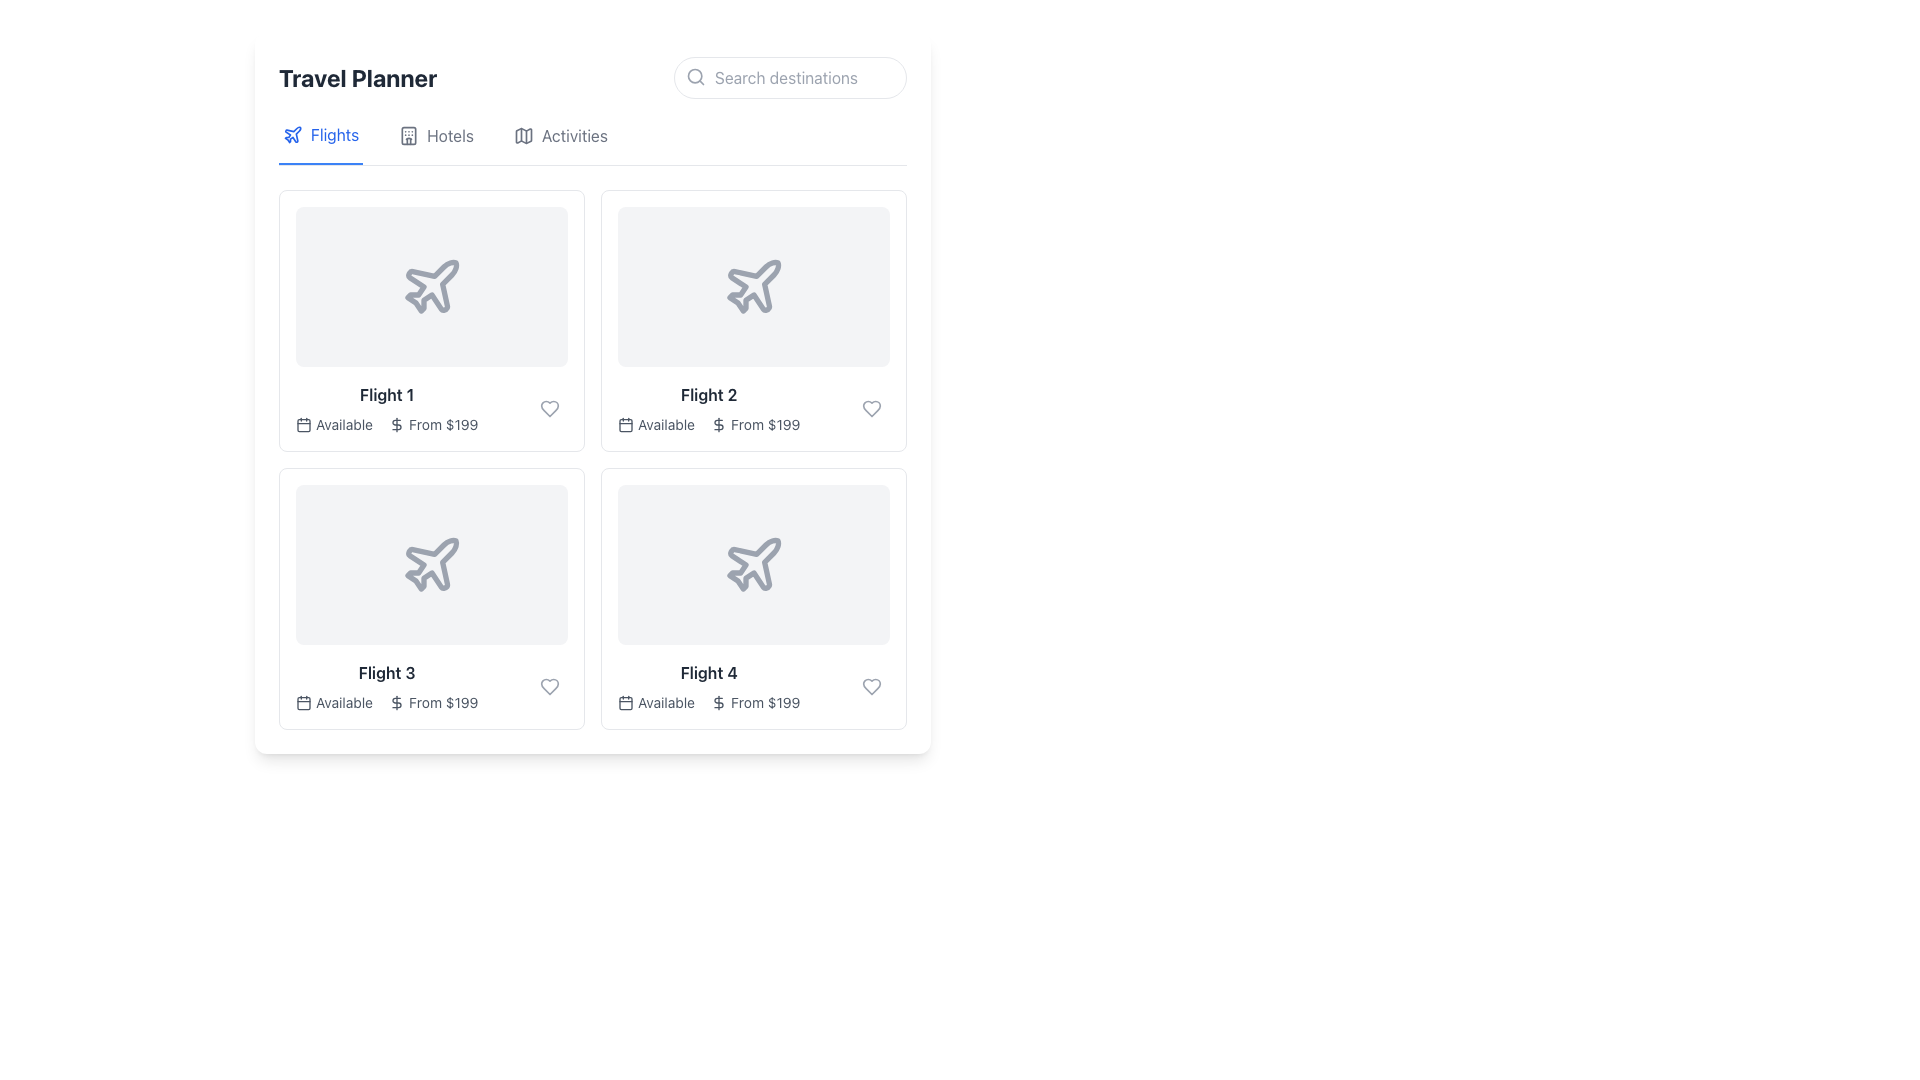 This screenshot has width=1920, height=1080. I want to click on the availability status and starting price text located within the 'Flight 1' card, positioned below the airplane image, so click(387, 423).